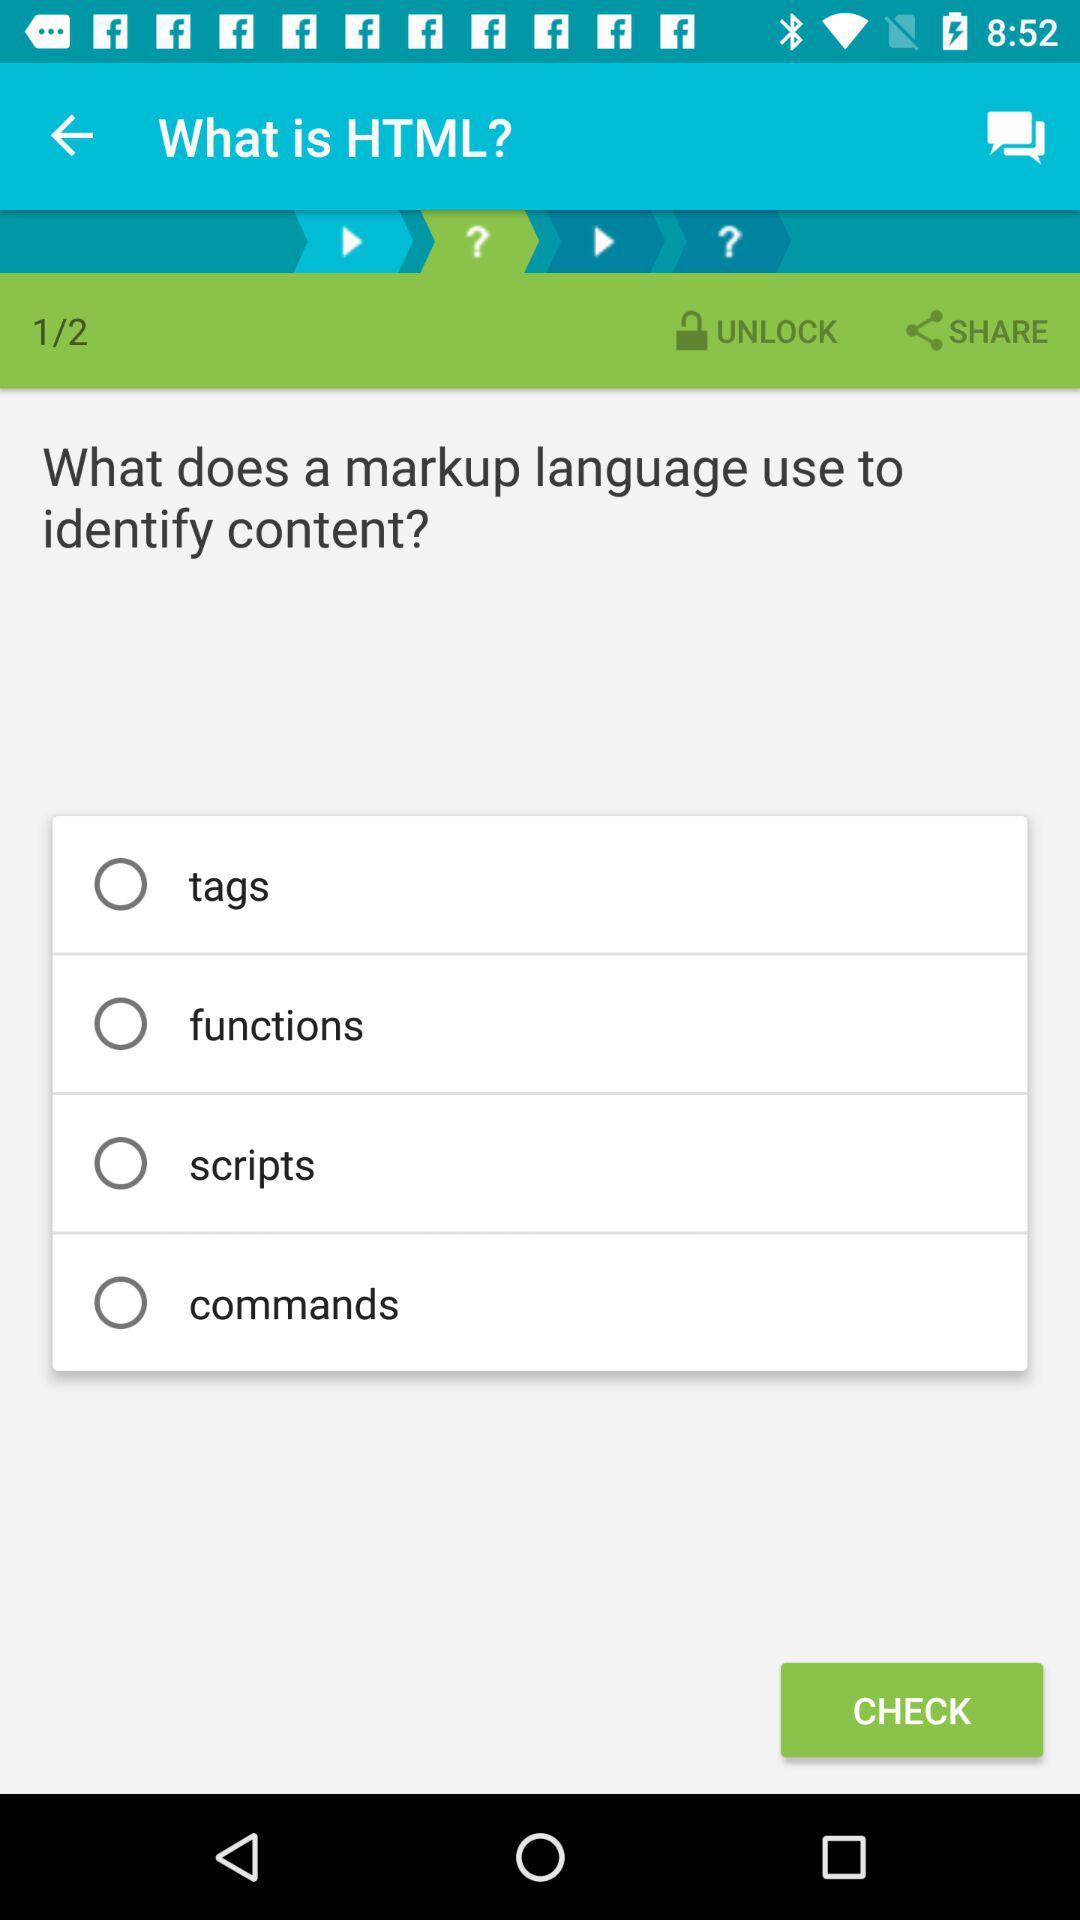  I want to click on next question, so click(477, 240).